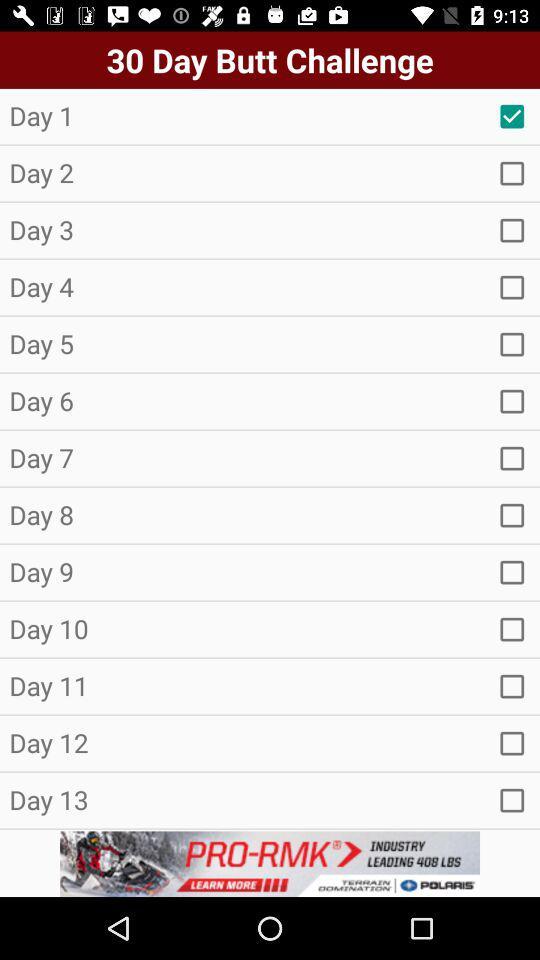  What do you see at coordinates (512, 344) in the screenshot?
I see `choose the option` at bounding box center [512, 344].